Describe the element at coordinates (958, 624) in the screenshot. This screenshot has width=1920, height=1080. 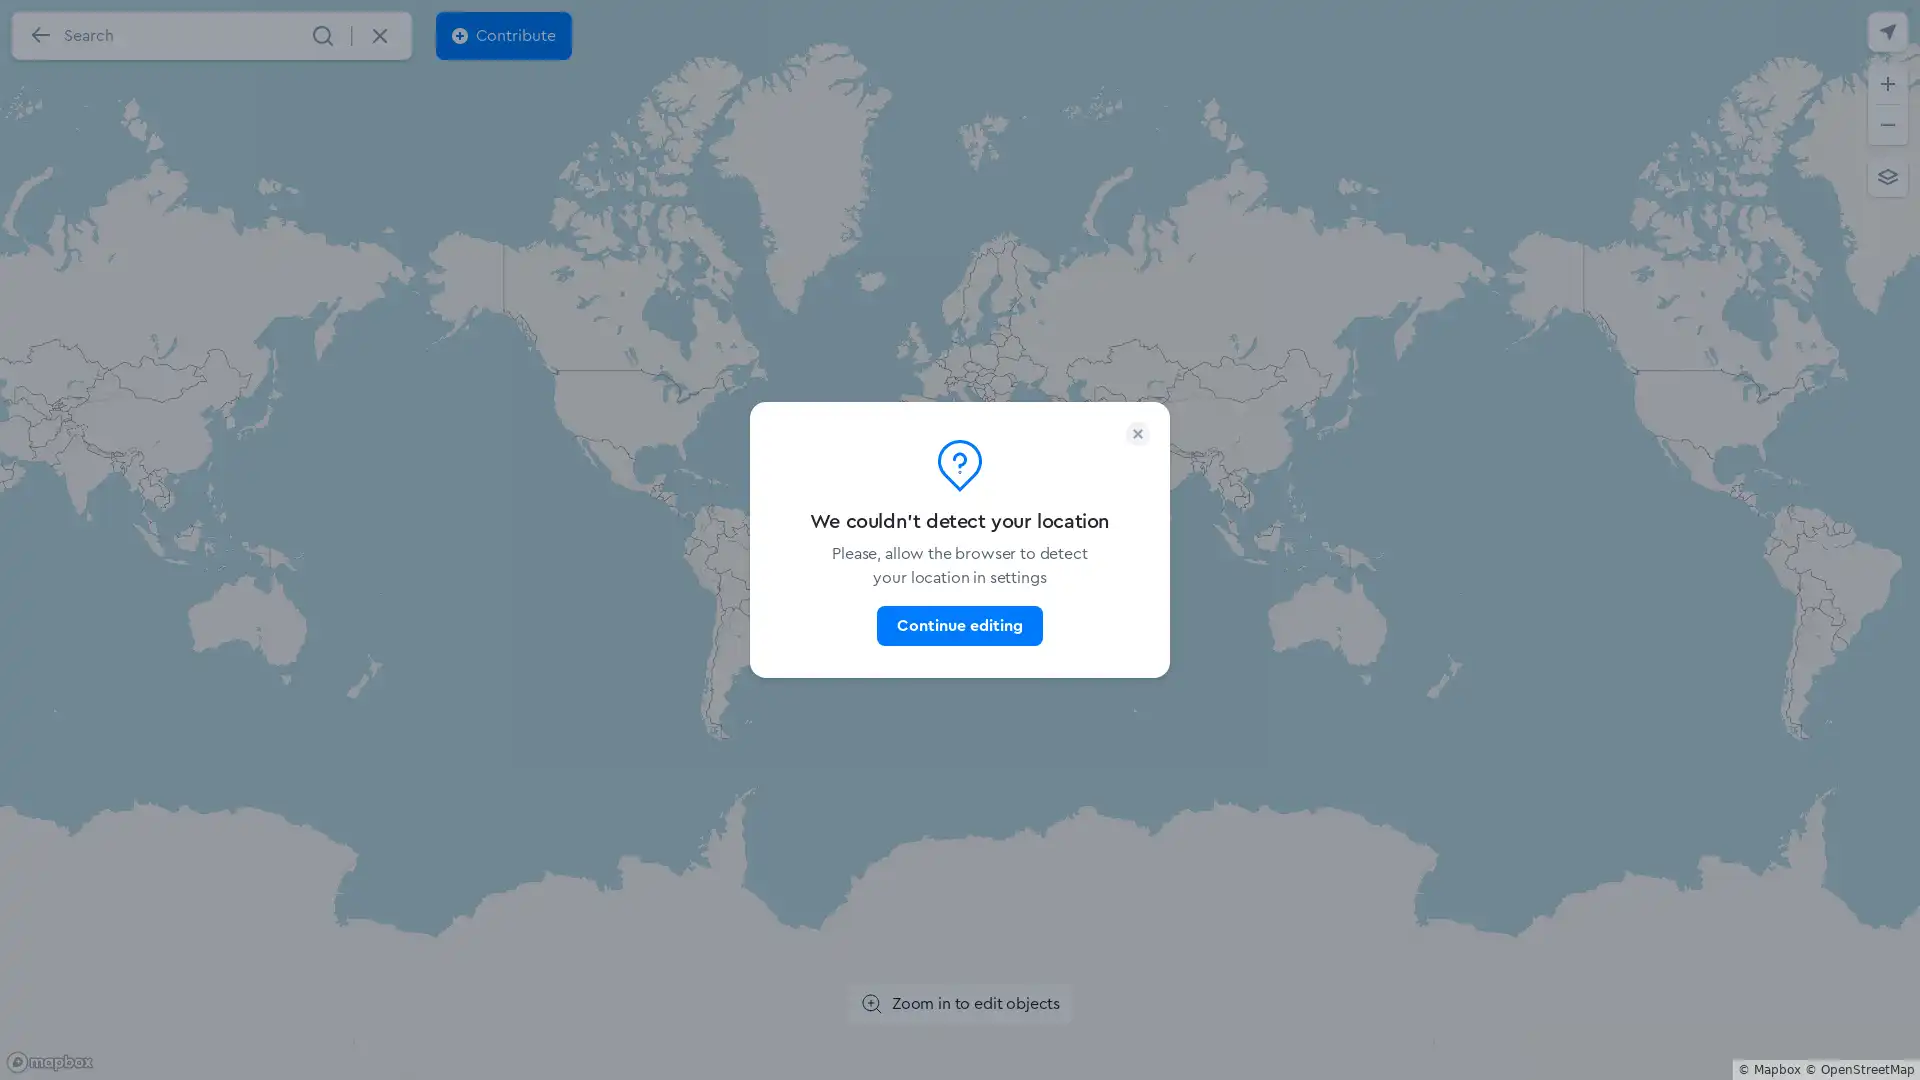
I see `Continue editing` at that location.